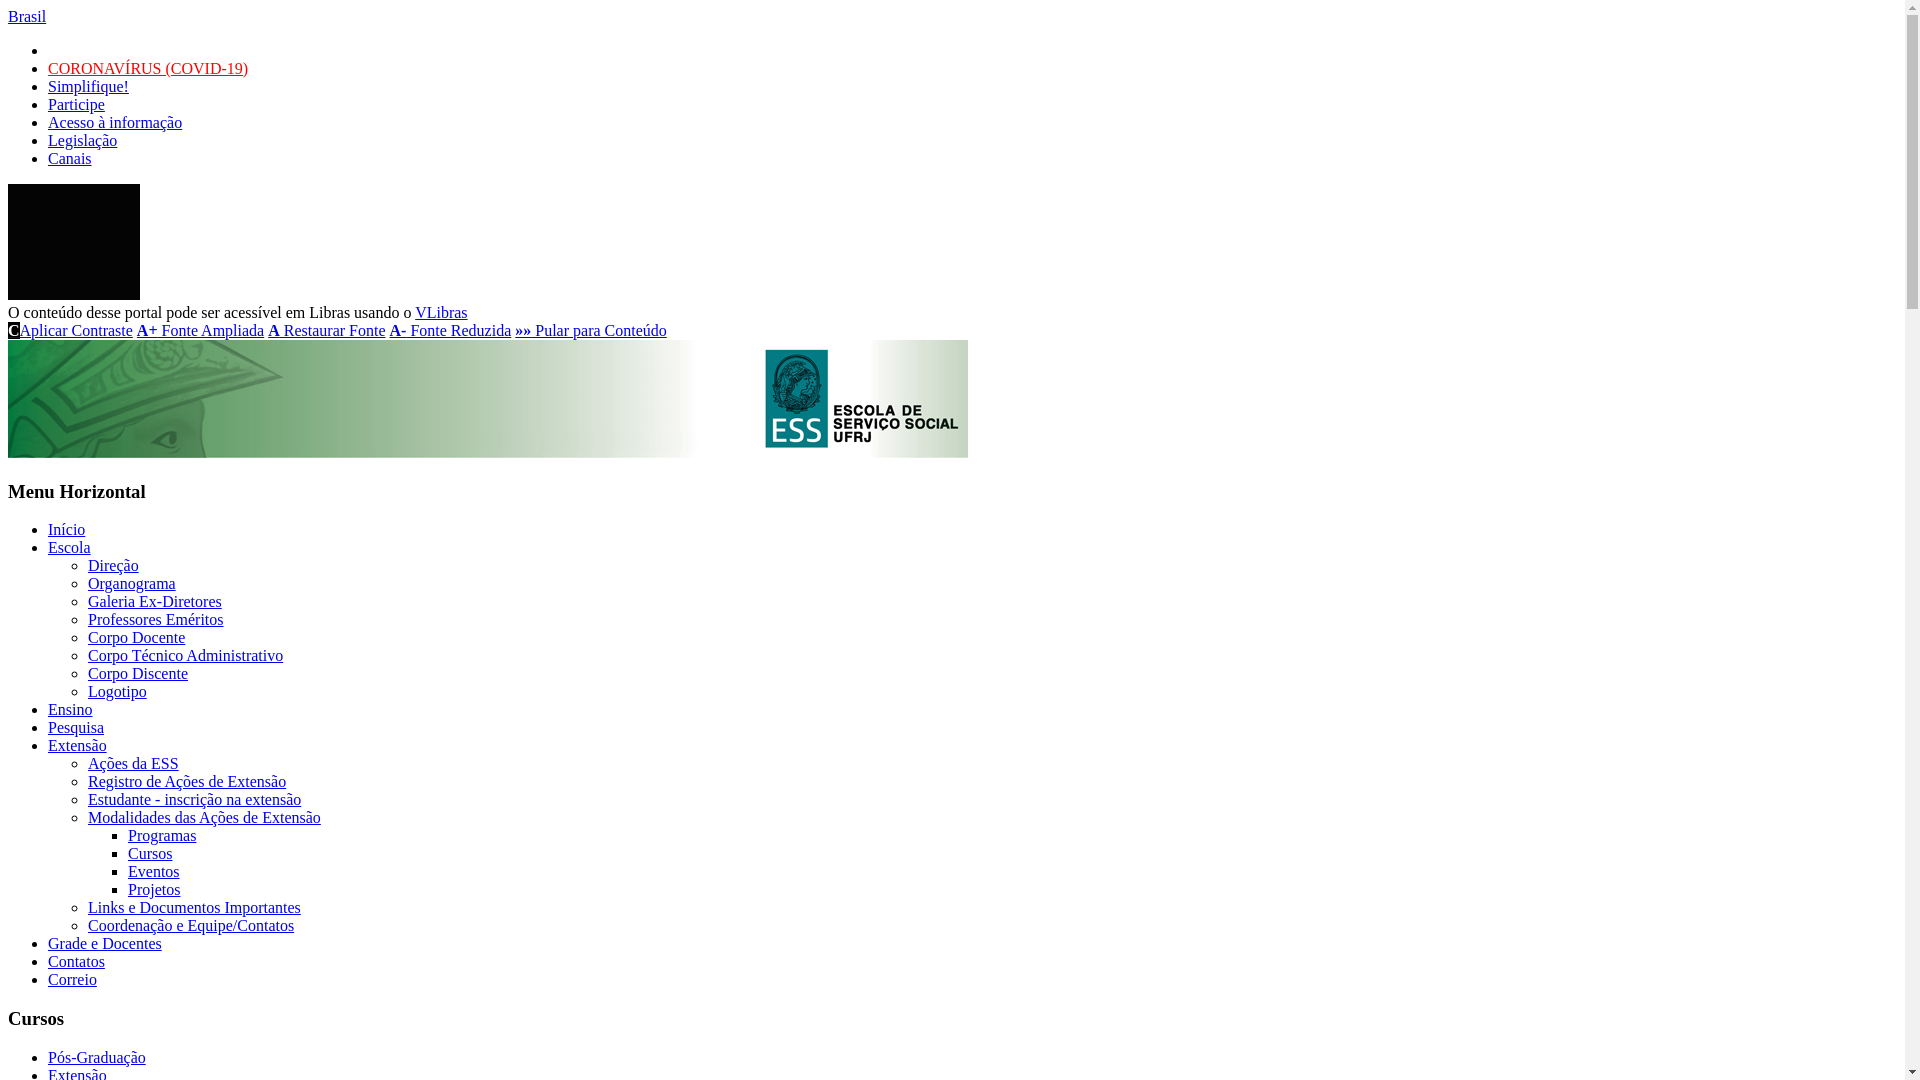  I want to click on 'CAplicar Contraste', so click(70, 329).